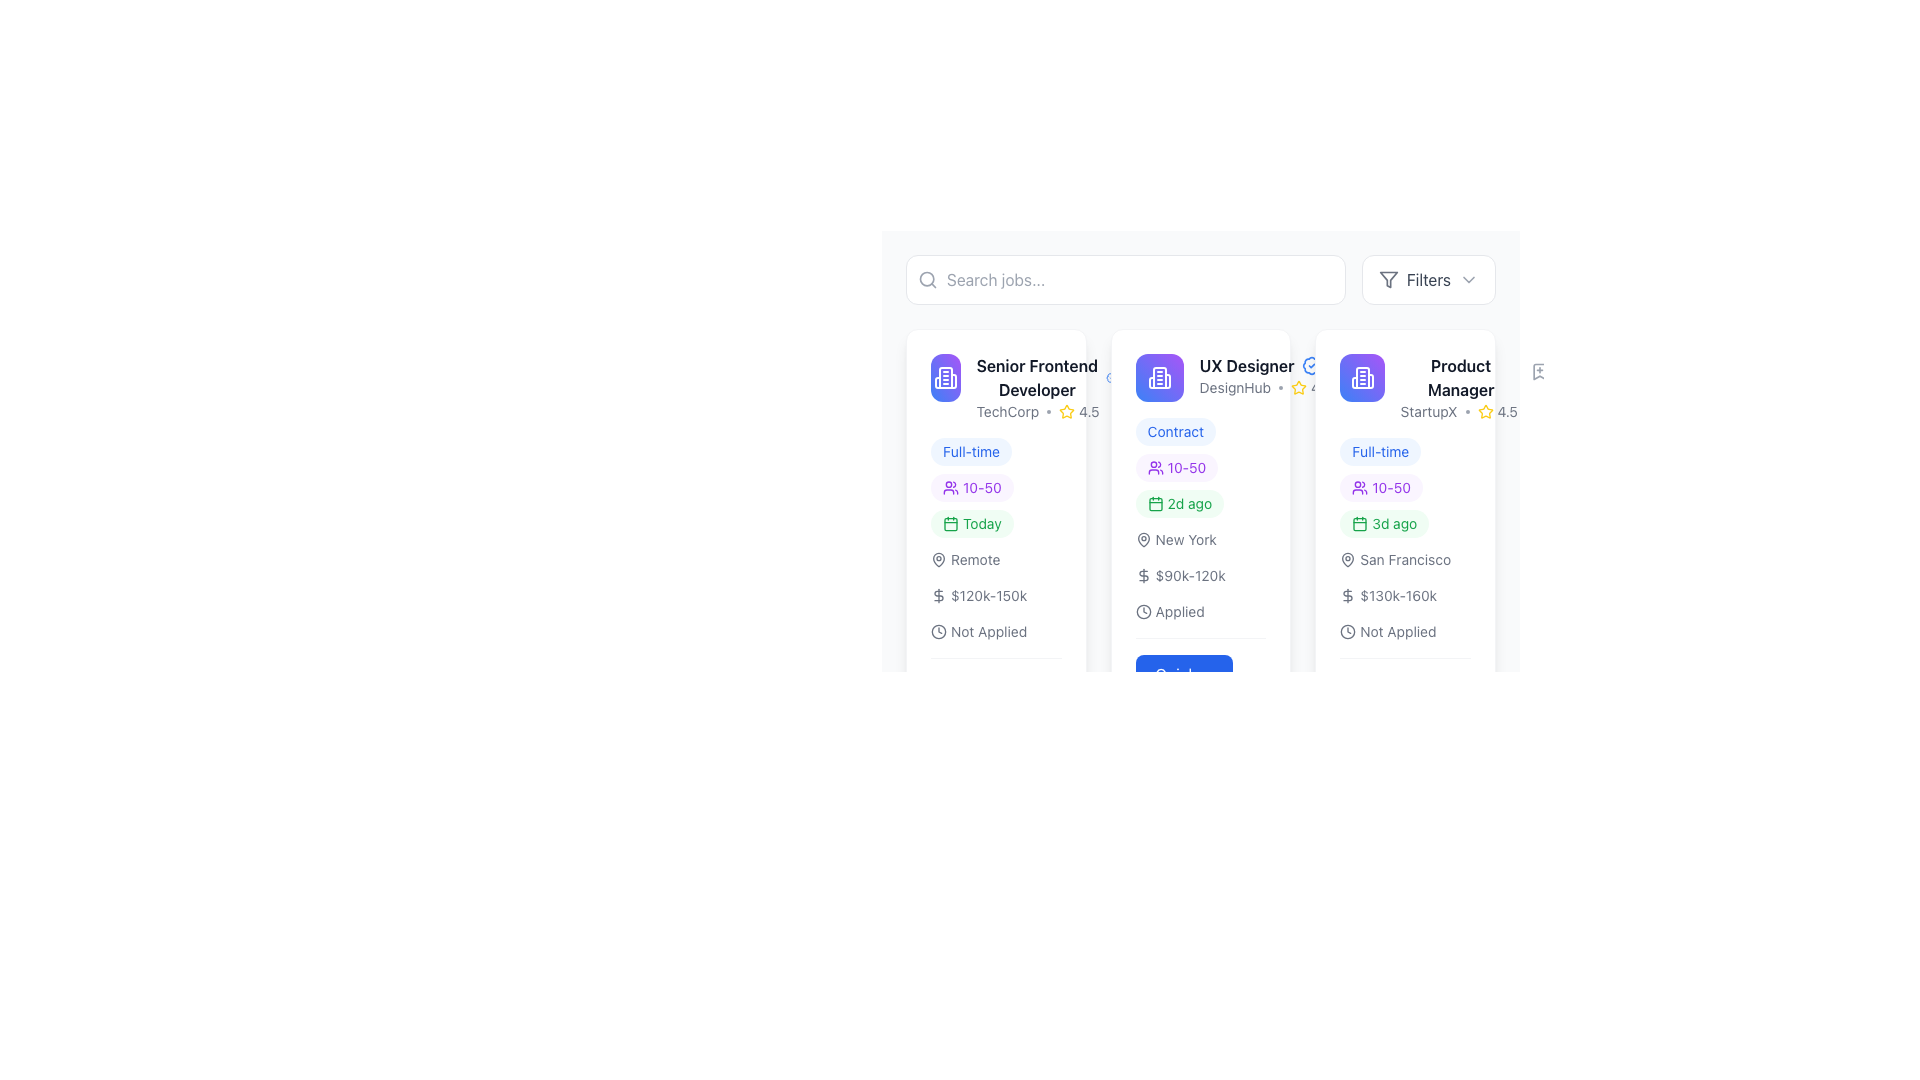 Image resolution: width=1920 pixels, height=1080 pixels. I want to click on the date icon in the third job posting card below the 'Product Manager' job title, which signifies the posting date of the job, so click(1360, 523).